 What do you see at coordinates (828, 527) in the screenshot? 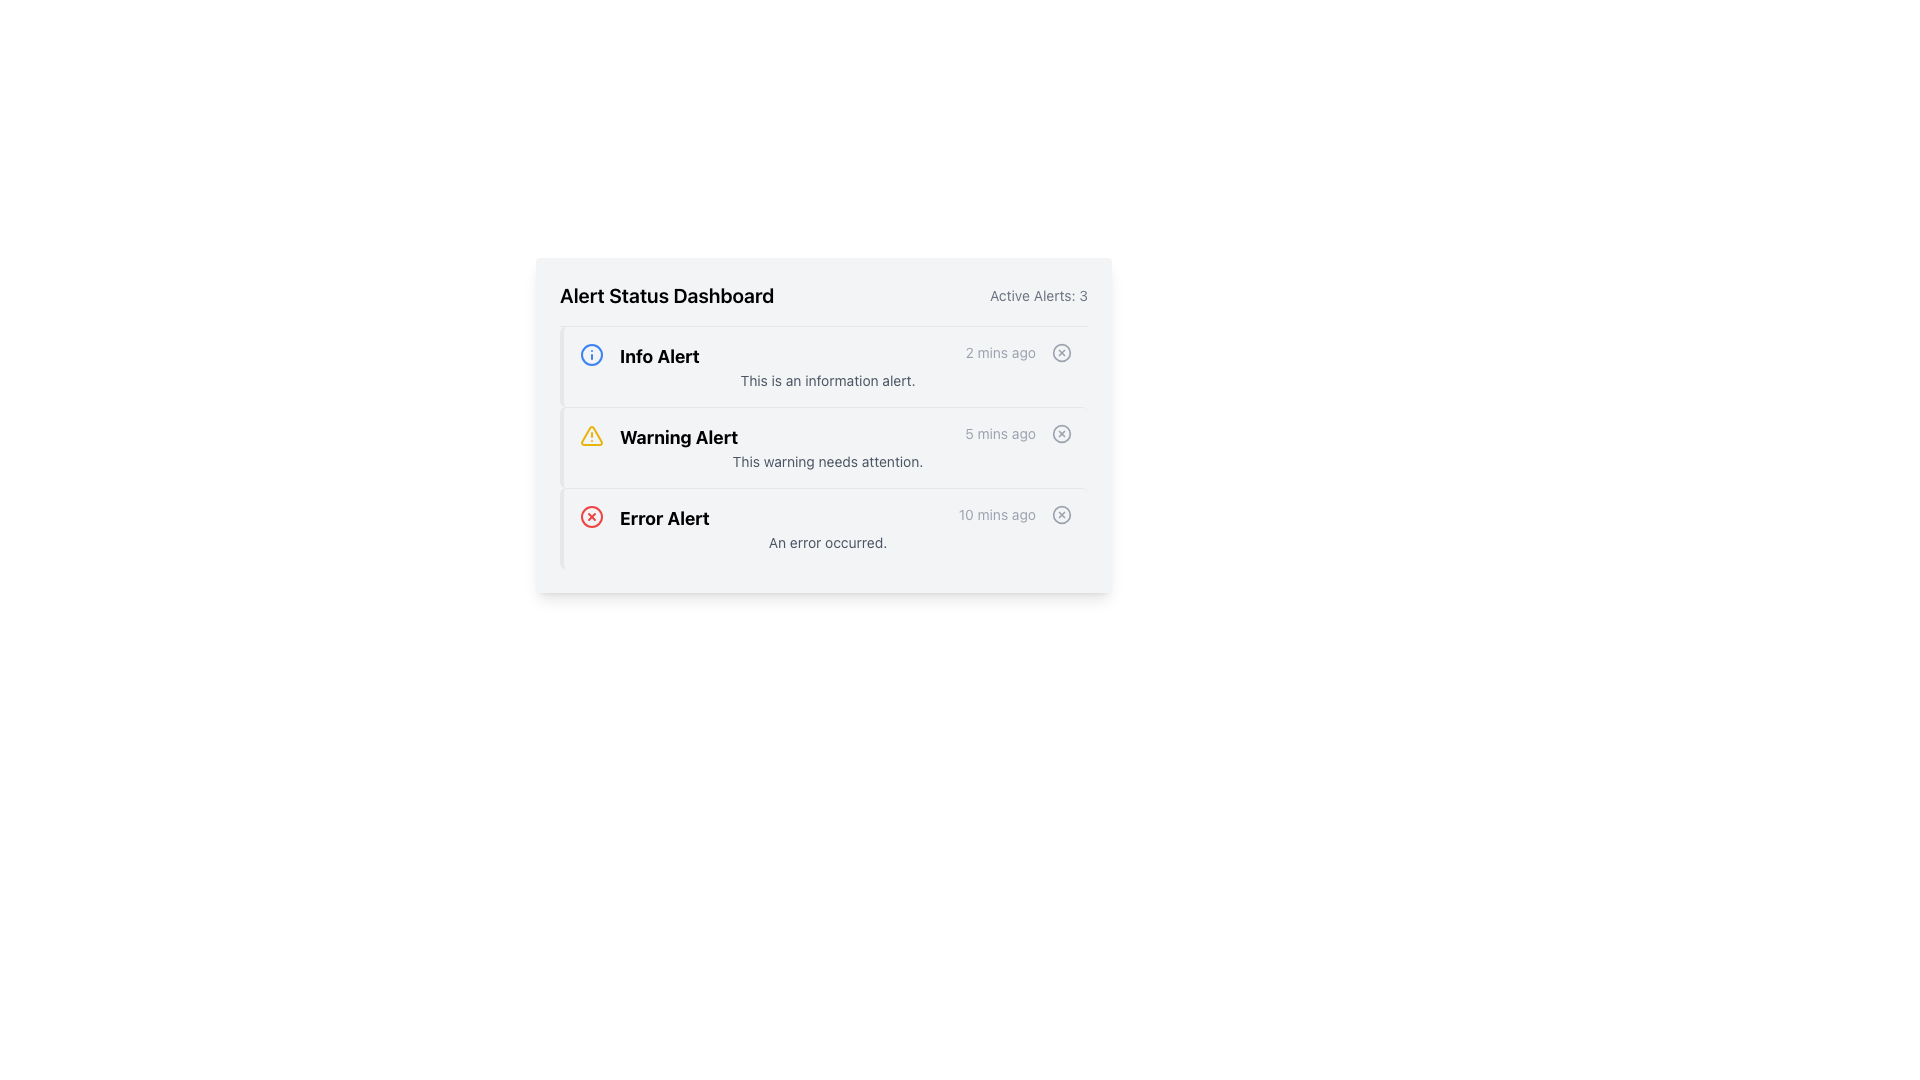
I see `textual information from the 'Error Alert' component located in the third notification group of the 'Alert Status Dashboard'` at bounding box center [828, 527].